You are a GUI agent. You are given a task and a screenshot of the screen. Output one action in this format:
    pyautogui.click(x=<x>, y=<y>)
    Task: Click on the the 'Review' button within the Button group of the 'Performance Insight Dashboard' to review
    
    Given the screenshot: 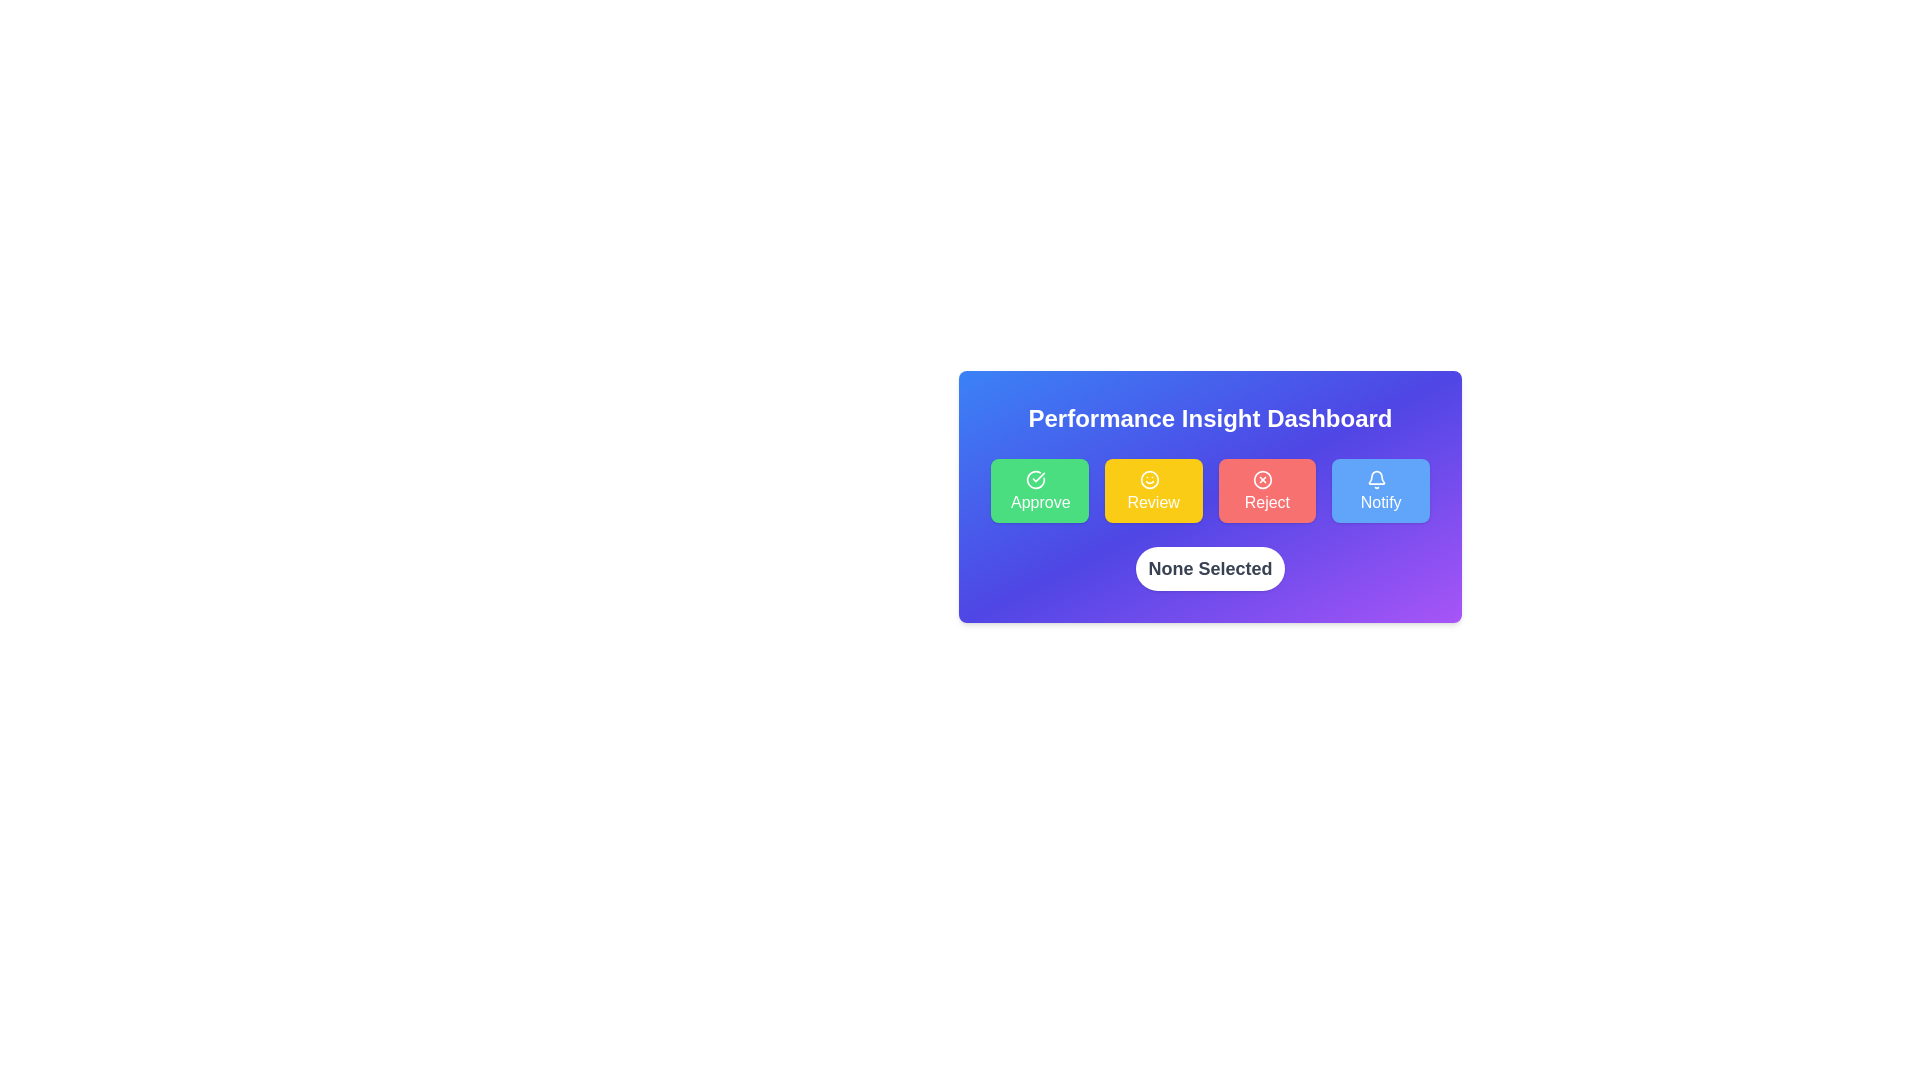 What is the action you would take?
    pyautogui.click(x=1209, y=490)
    